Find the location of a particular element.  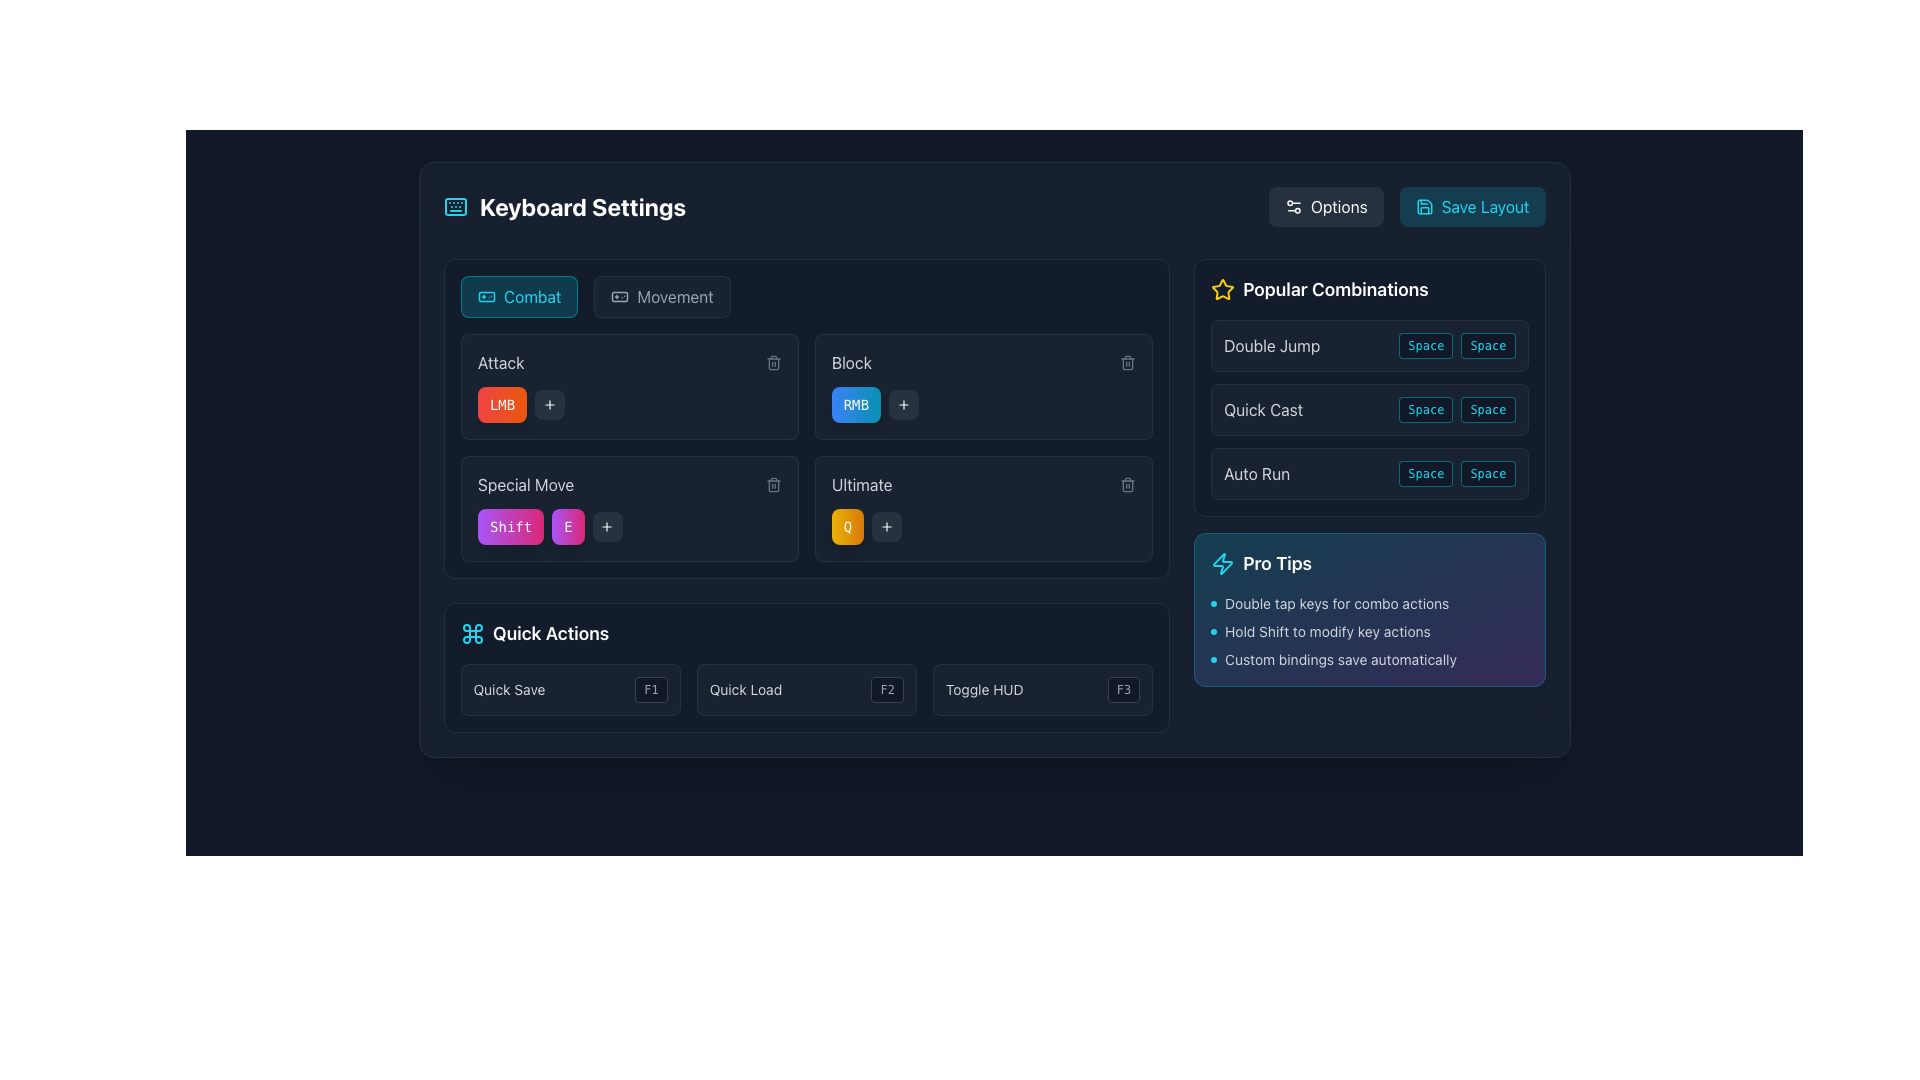

the text label 'F3' that appears as a small rectangular button with a dark gray background and light gray text, located to the right of the 'Toggle HUD' label in the 'Quick Actions' section is located at coordinates (1123, 689).